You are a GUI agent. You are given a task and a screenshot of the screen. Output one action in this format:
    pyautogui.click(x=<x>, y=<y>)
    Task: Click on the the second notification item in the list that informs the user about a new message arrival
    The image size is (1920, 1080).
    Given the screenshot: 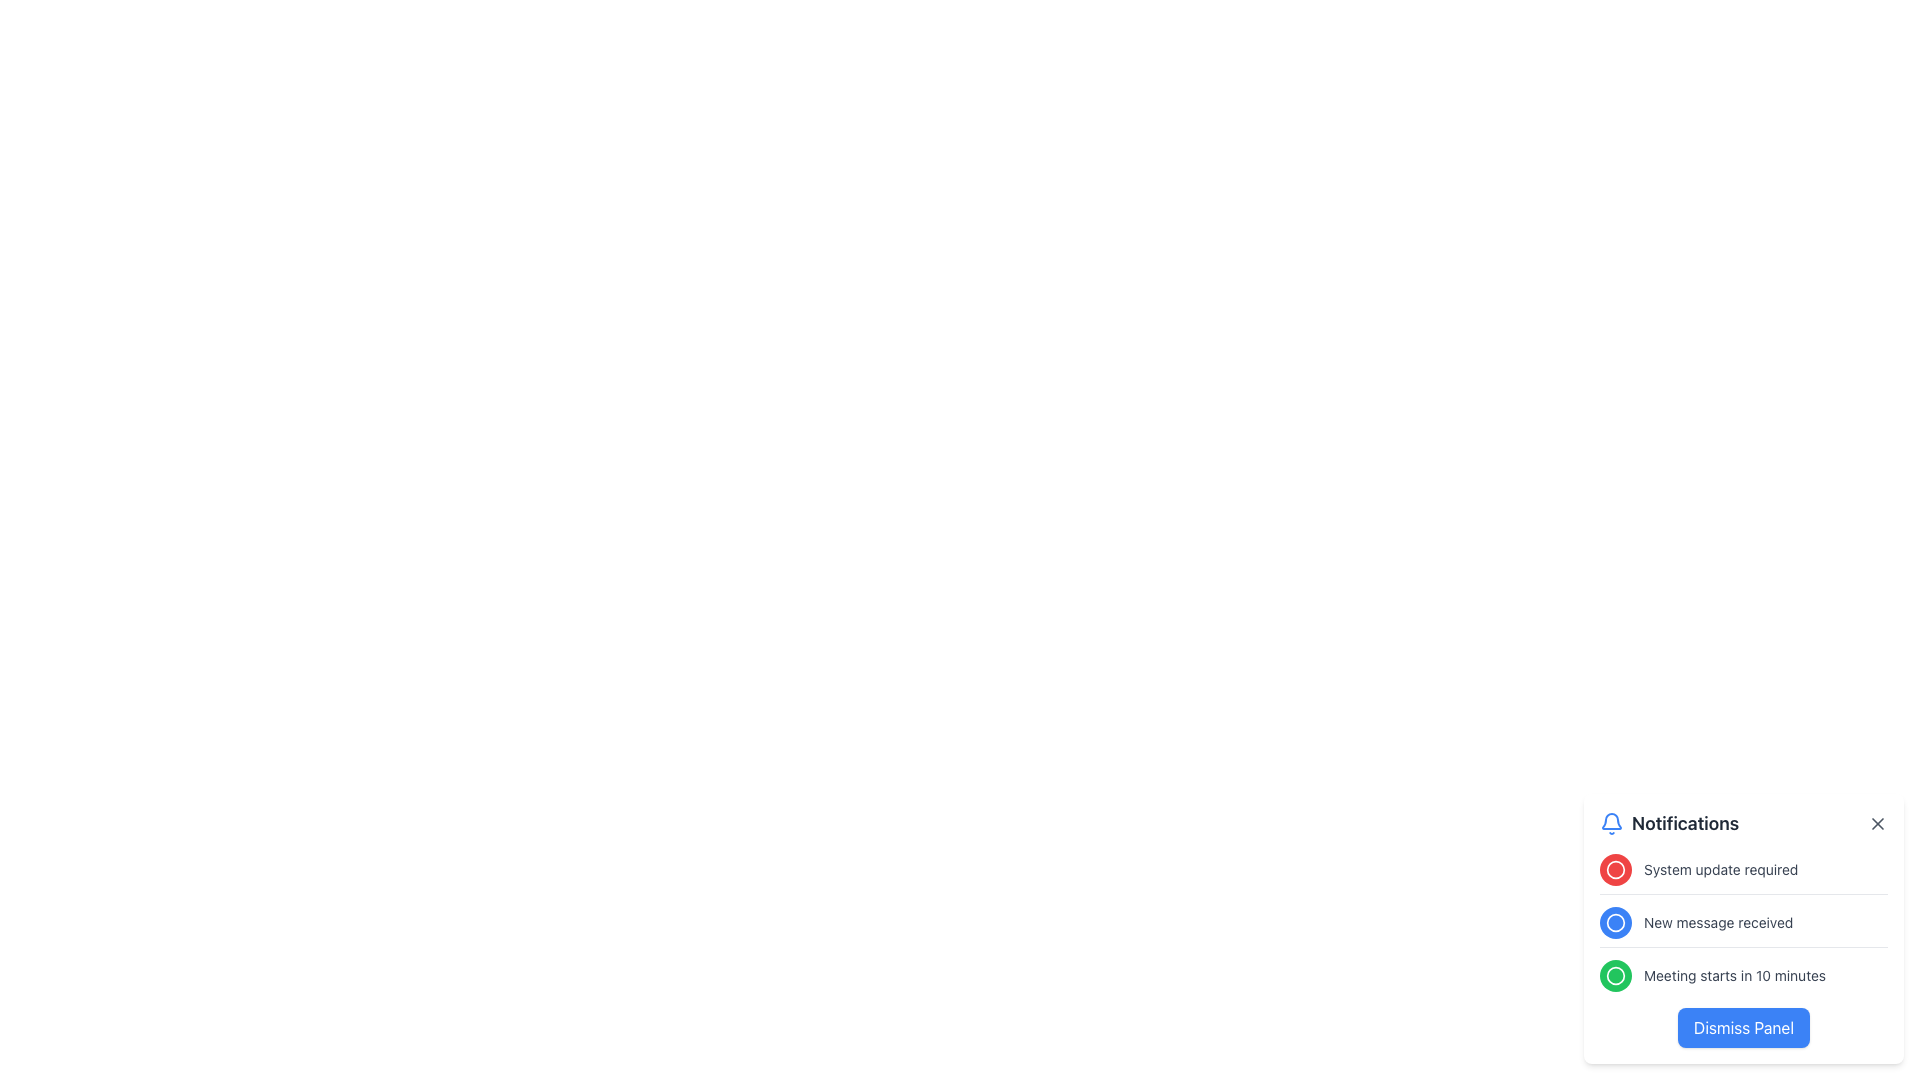 What is the action you would take?
    pyautogui.click(x=1742, y=929)
    